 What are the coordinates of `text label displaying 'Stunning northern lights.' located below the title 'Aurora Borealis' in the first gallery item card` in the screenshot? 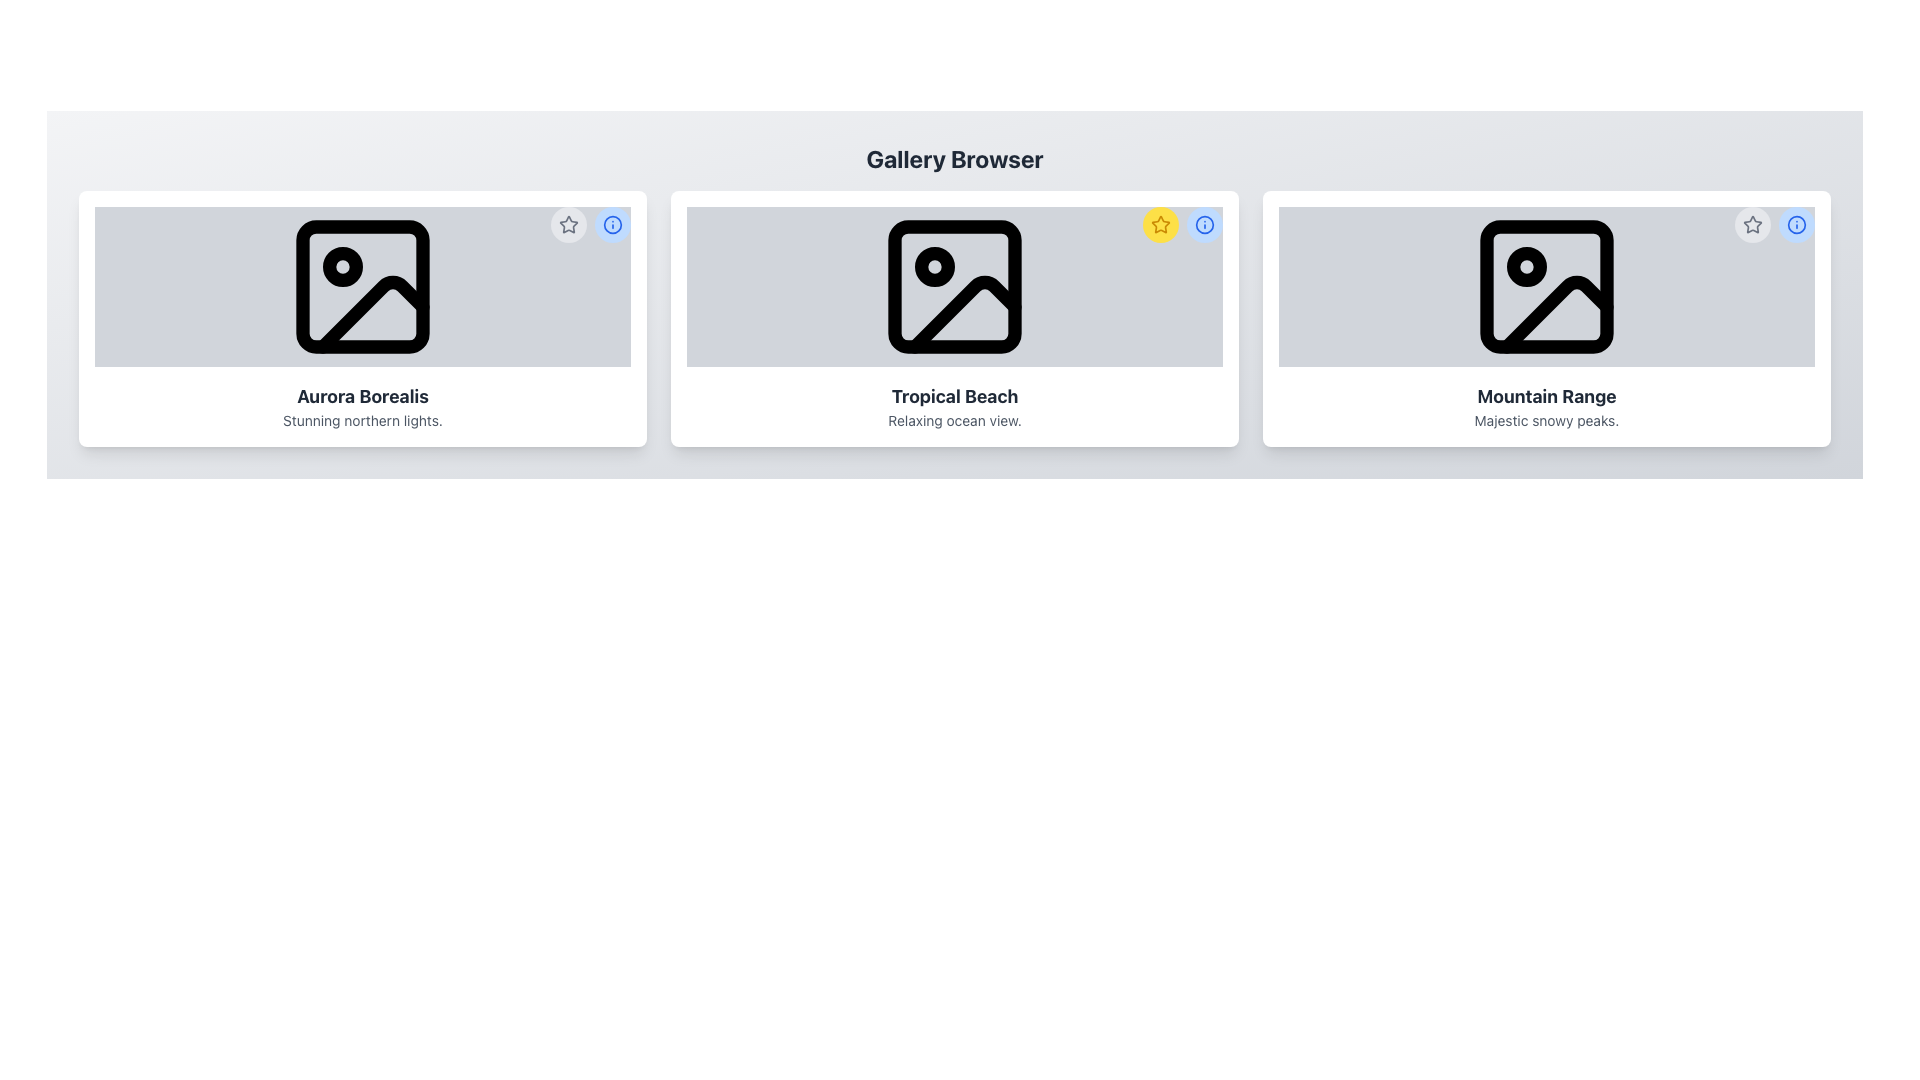 It's located at (363, 419).